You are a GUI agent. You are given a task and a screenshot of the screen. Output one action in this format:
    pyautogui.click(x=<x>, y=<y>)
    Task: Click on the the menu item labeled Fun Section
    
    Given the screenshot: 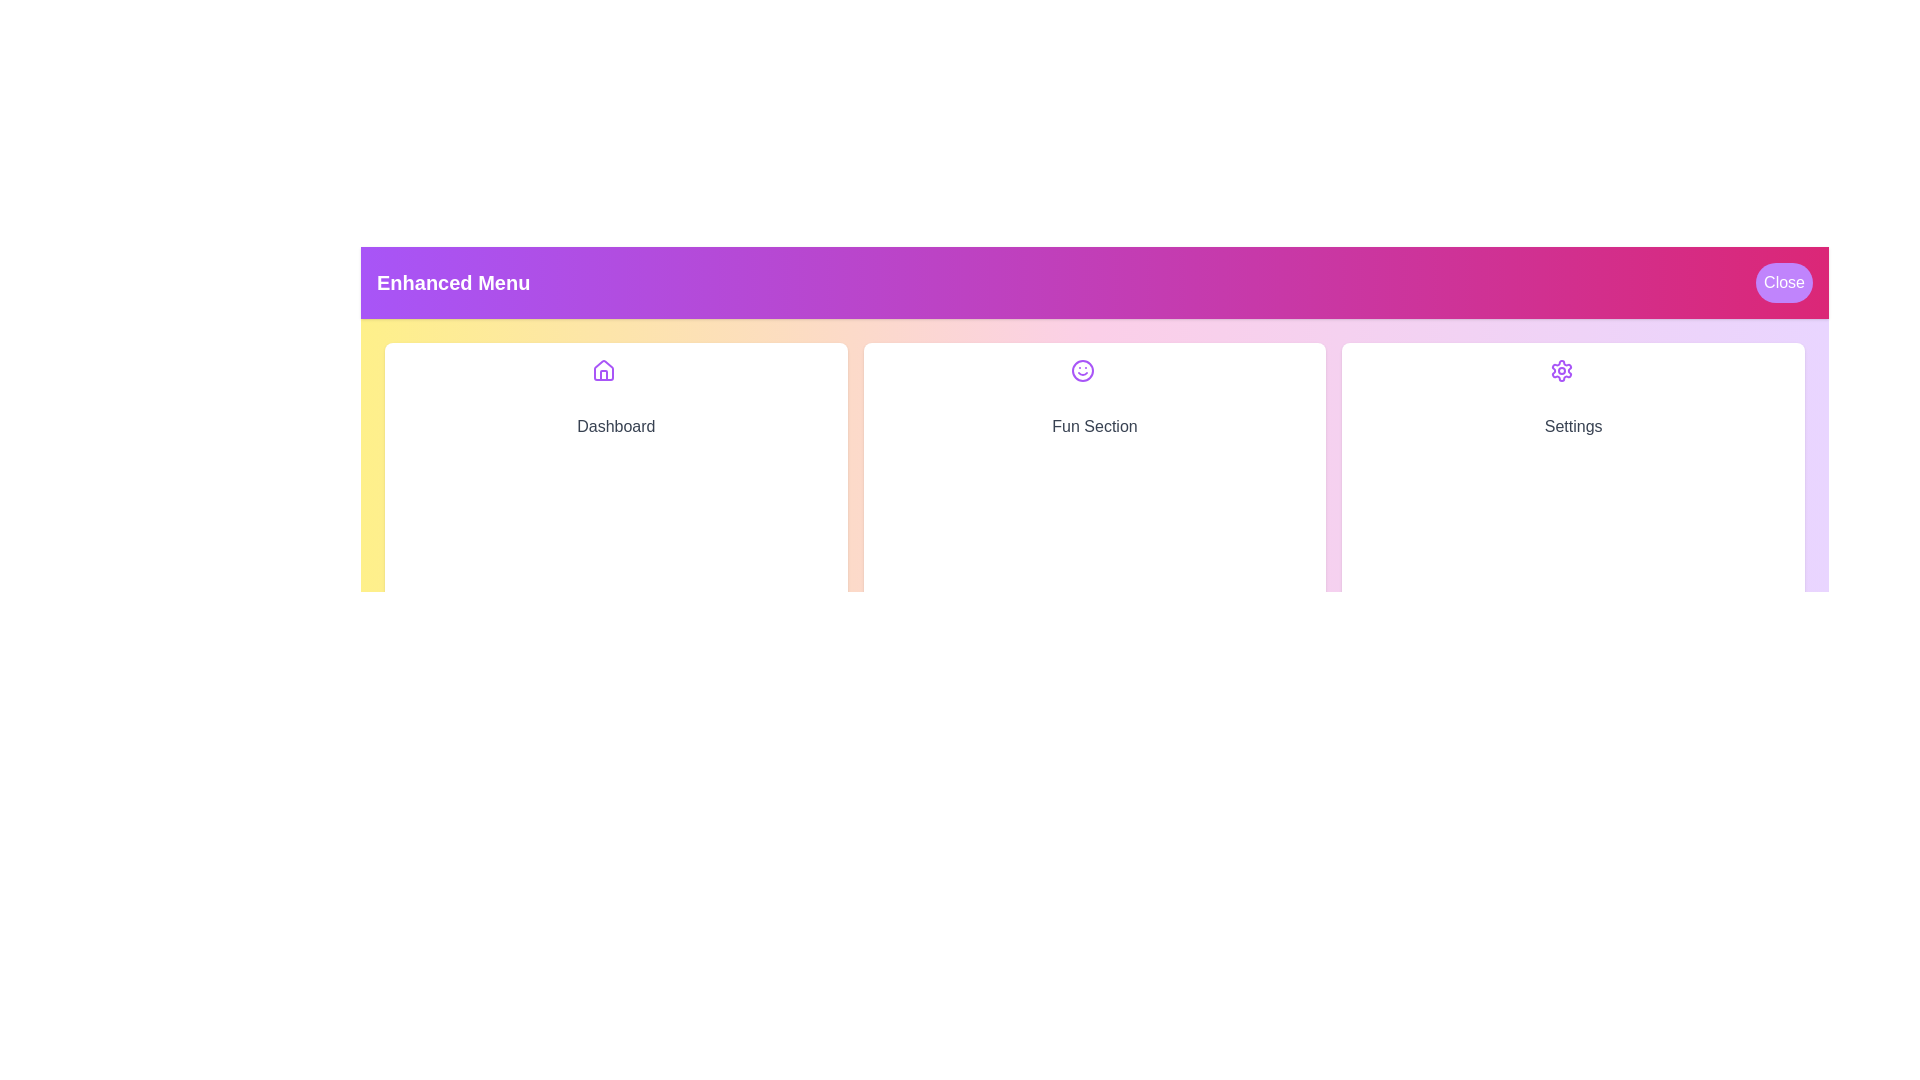 What is the action you would take?
    pyautogui.click(x=1093, y=578)
    